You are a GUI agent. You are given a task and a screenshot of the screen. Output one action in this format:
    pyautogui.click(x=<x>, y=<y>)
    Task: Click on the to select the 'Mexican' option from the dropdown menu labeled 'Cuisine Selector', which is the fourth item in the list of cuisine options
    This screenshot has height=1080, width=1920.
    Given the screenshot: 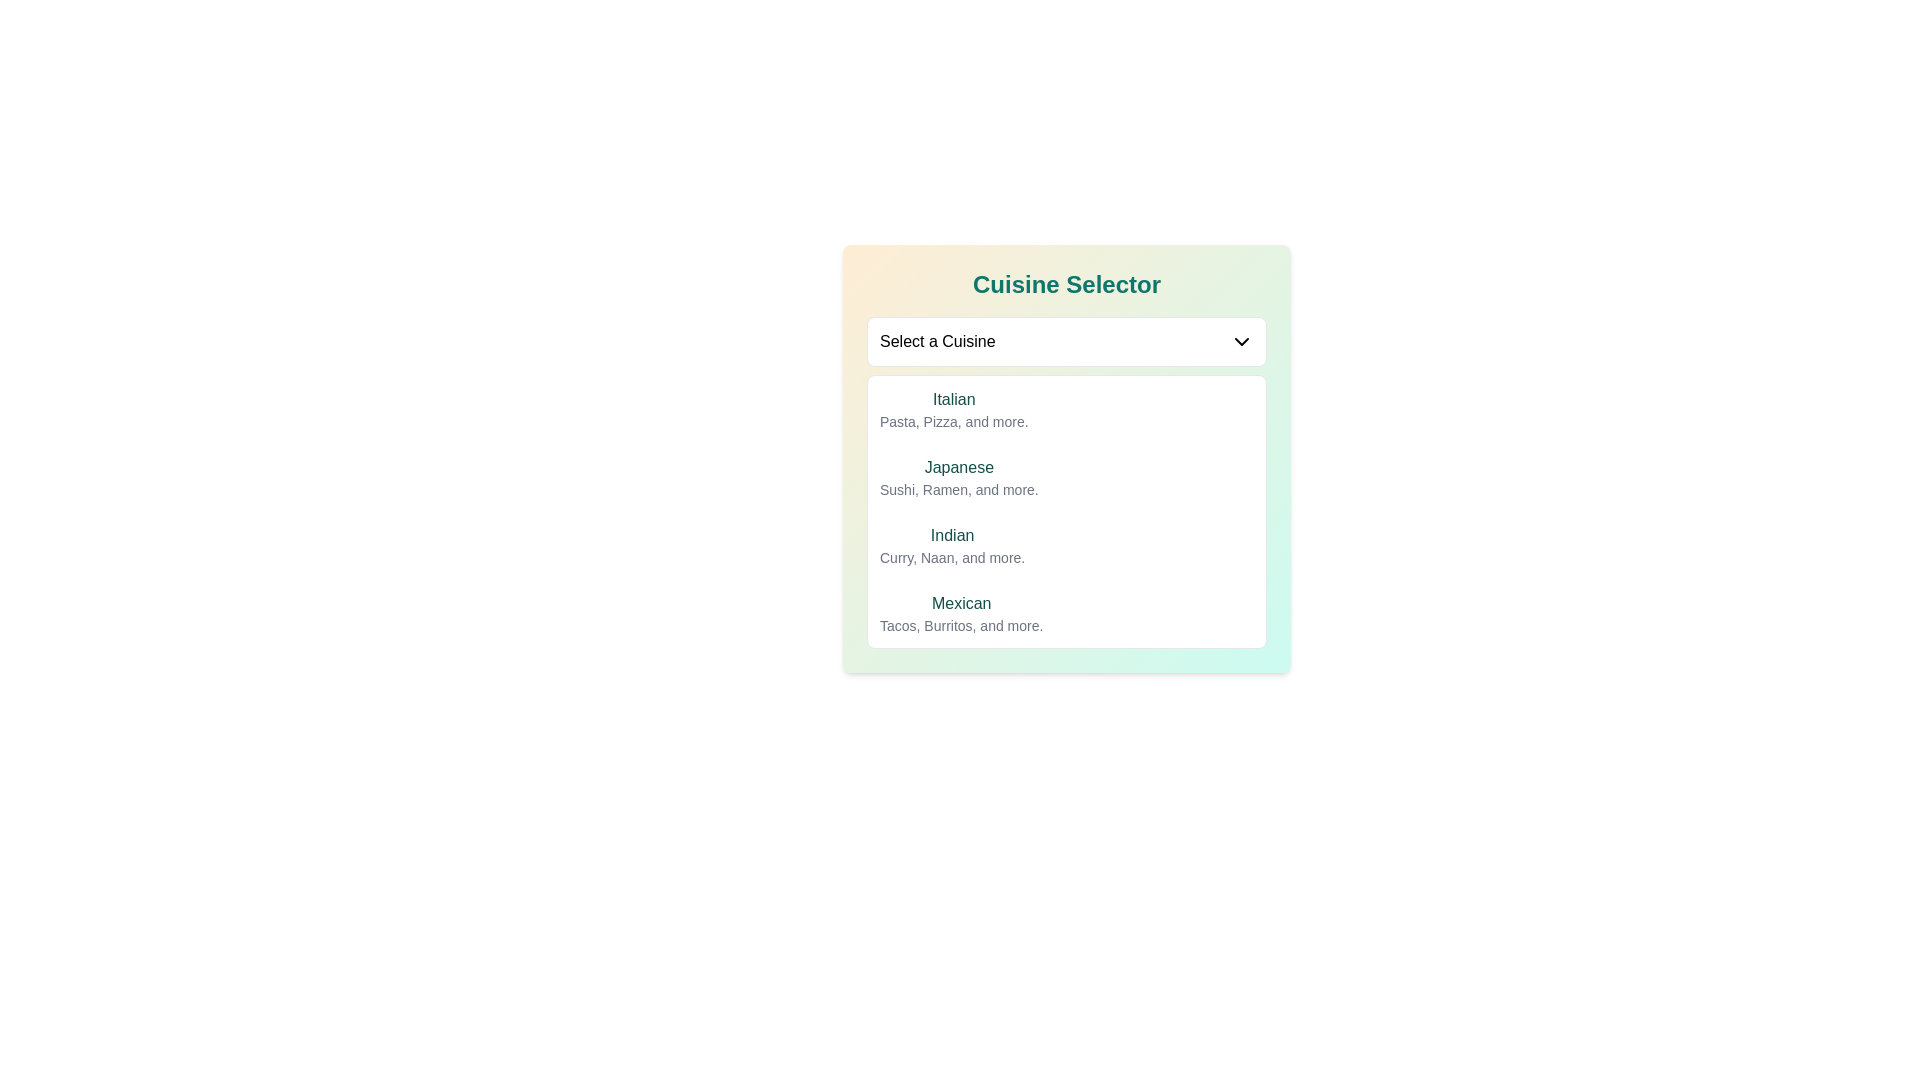 What is the action you would take?
    pyautogui.click(x=961, y=612)
    